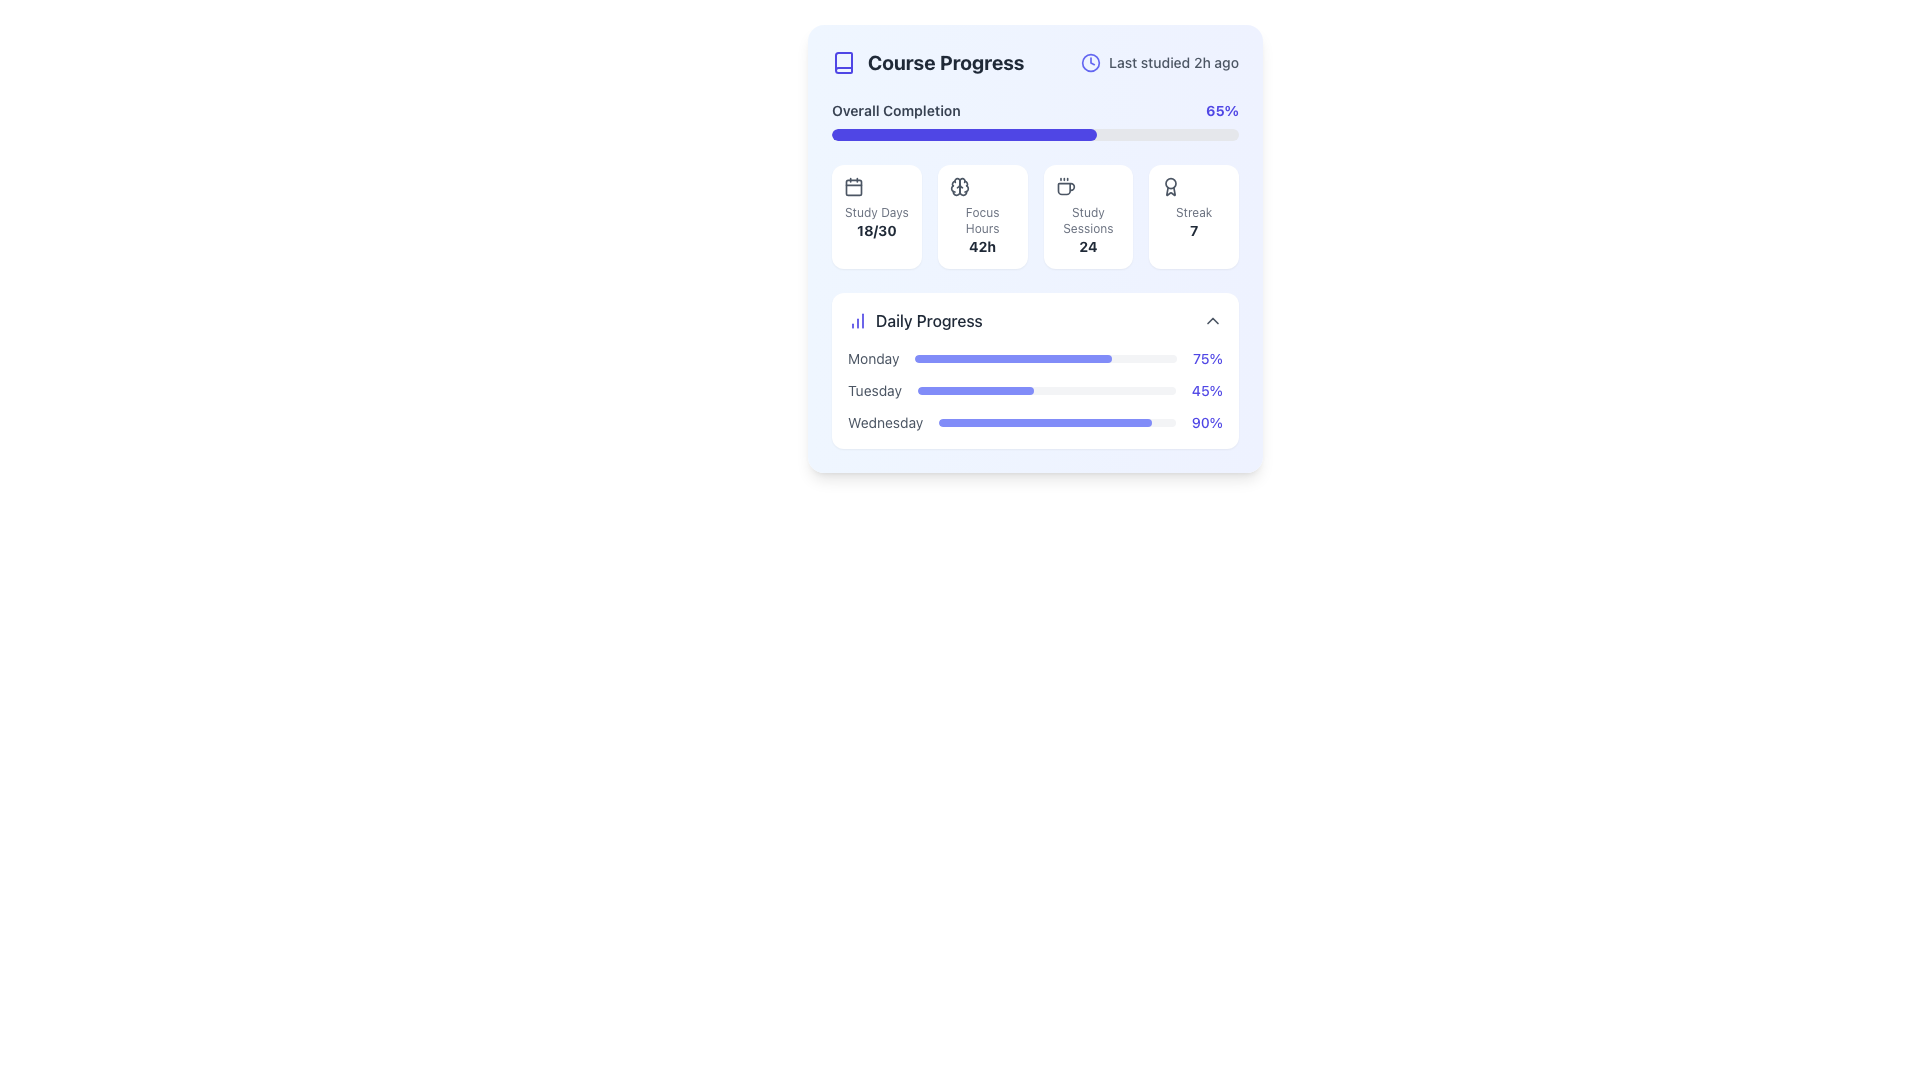 The width and height of the screenshot is (1920, 1080). I want to click on the decorative icon signifying progress or statistics located to the left of the 'Daily Progress' label, so click(858, 319).